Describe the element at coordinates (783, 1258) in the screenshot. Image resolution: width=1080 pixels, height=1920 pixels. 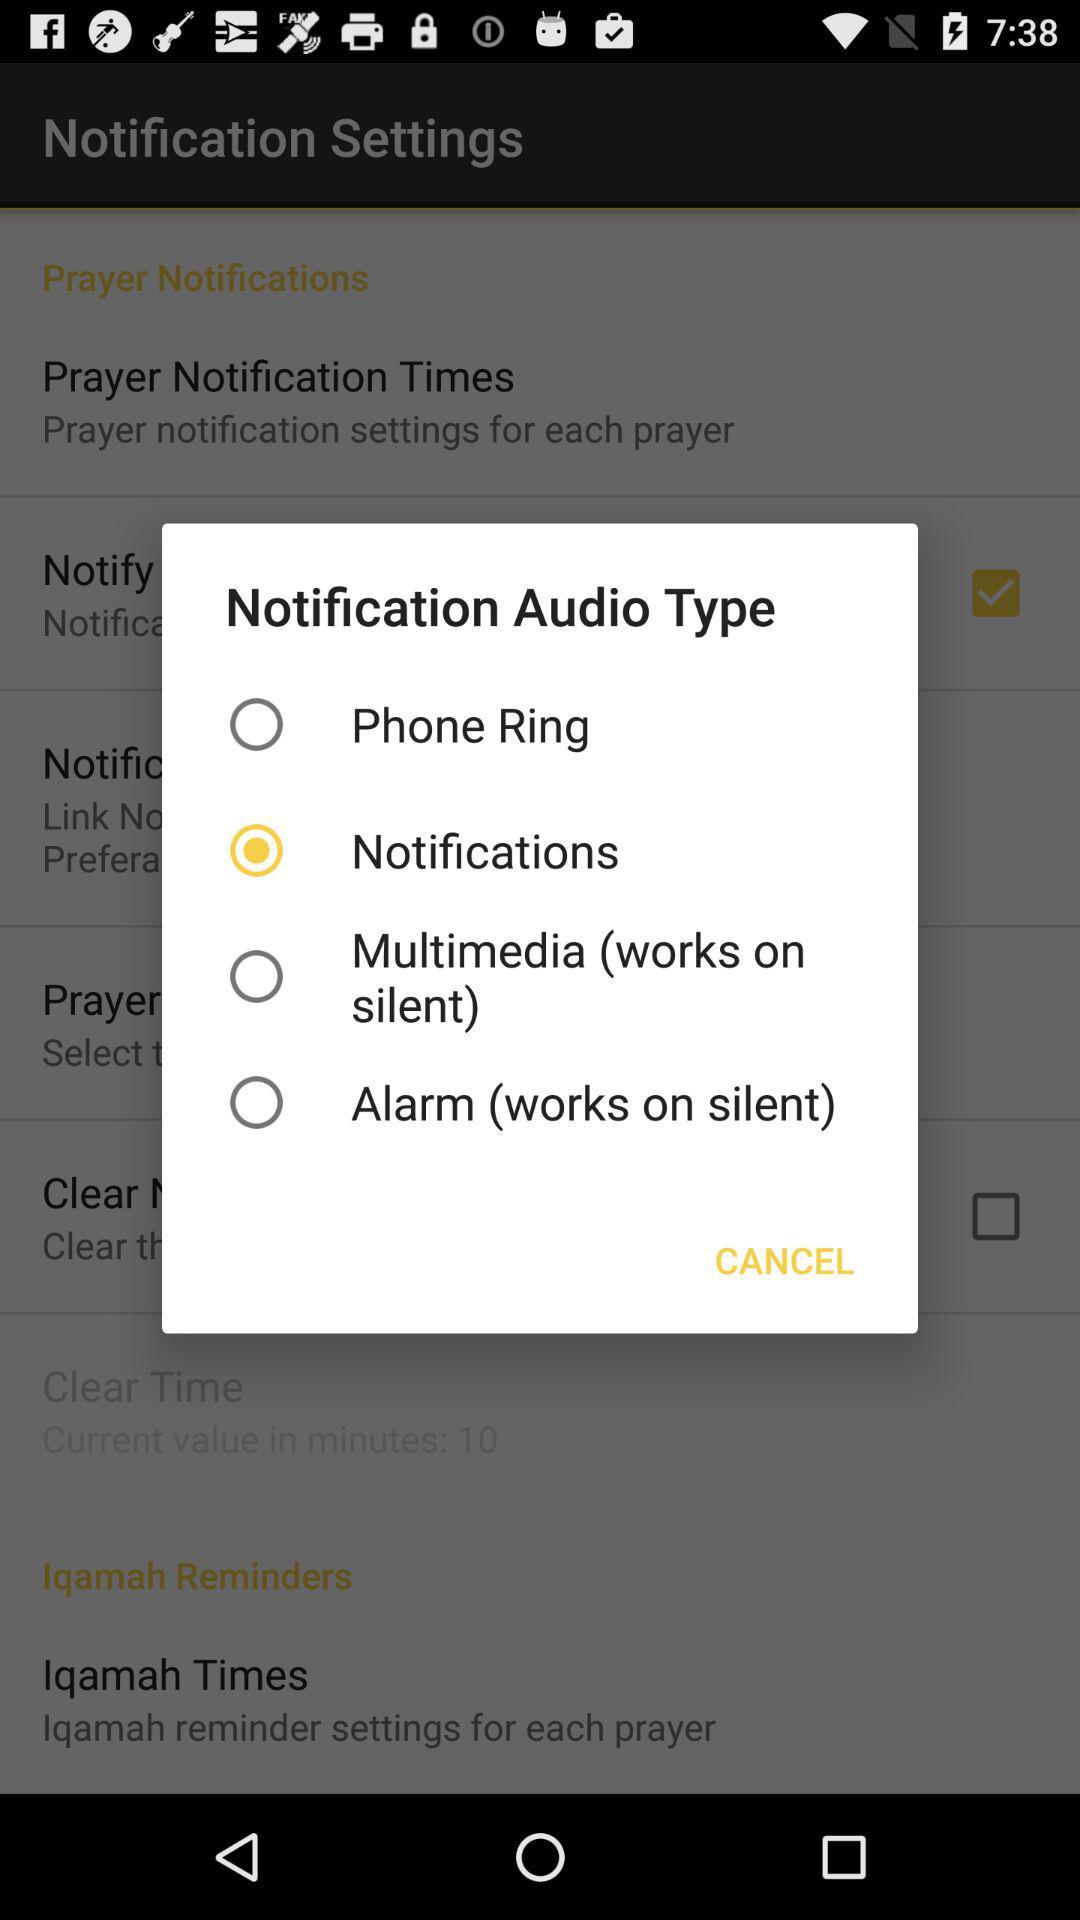
I see `the cancel item` at that location.